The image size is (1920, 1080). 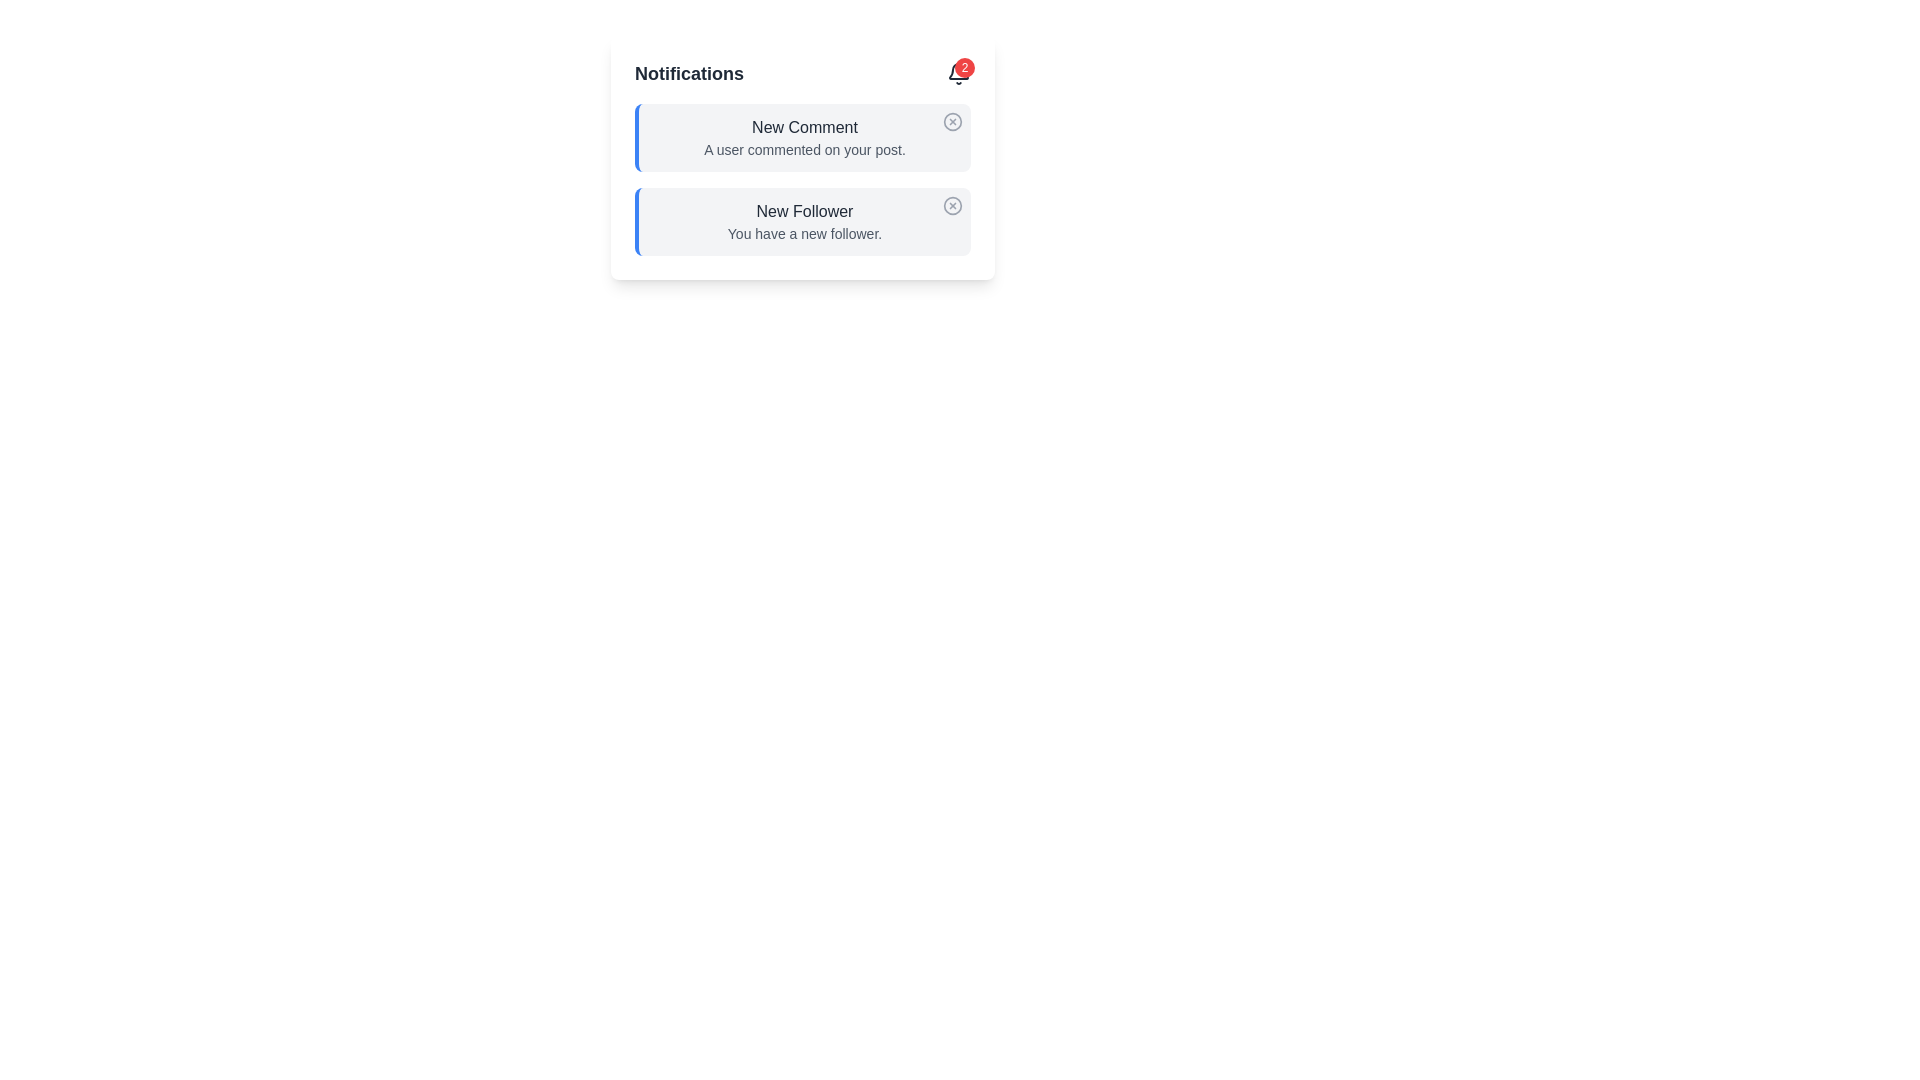 I want to click on the informational text label that displays a notification about a new comment on the user's post, located in the notifications panel, so click(x=805, y=149).